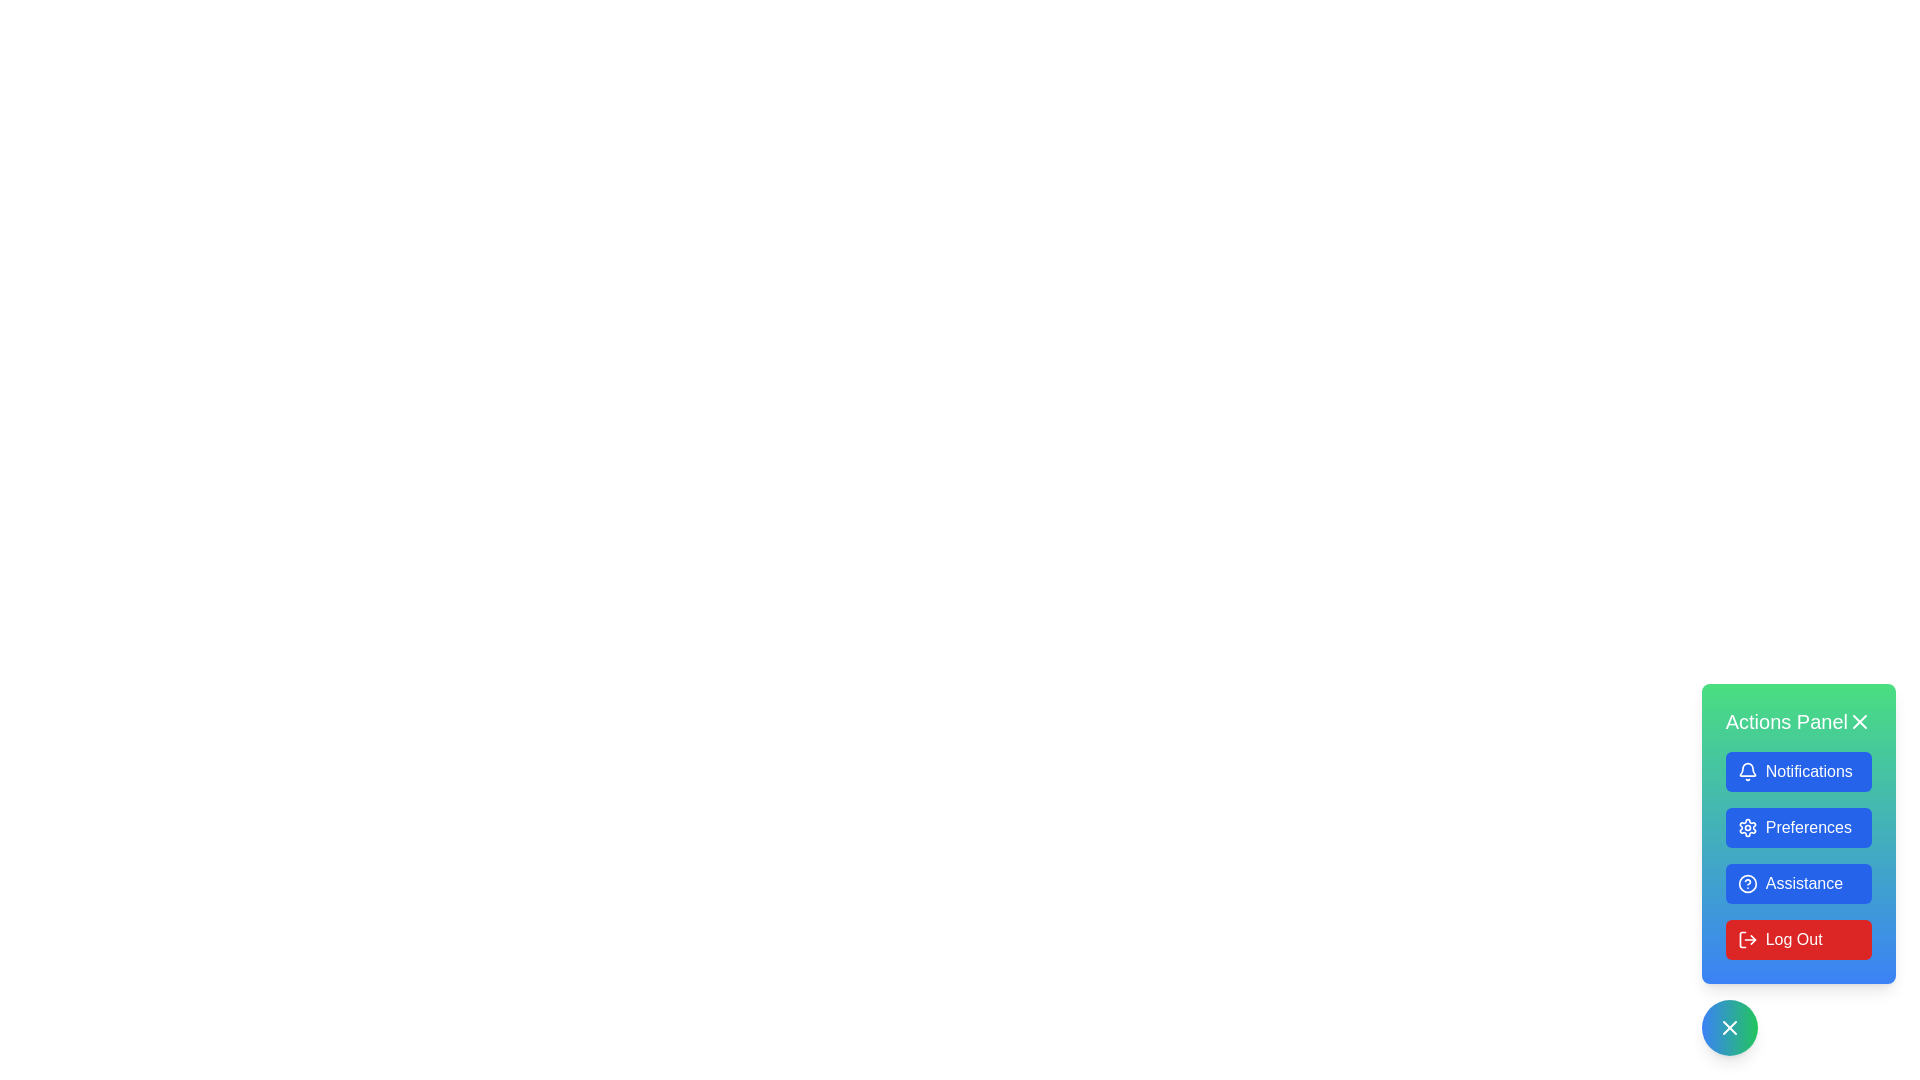 Image resolution: width=1920 pixels, height=1080 pixels. I want to click on the 'Notifications' button, which is a rectangular button with a blue background, a white bell icon on the left, and white text, to potentially reveal additional information or a tooltip, so click(1798, 770).